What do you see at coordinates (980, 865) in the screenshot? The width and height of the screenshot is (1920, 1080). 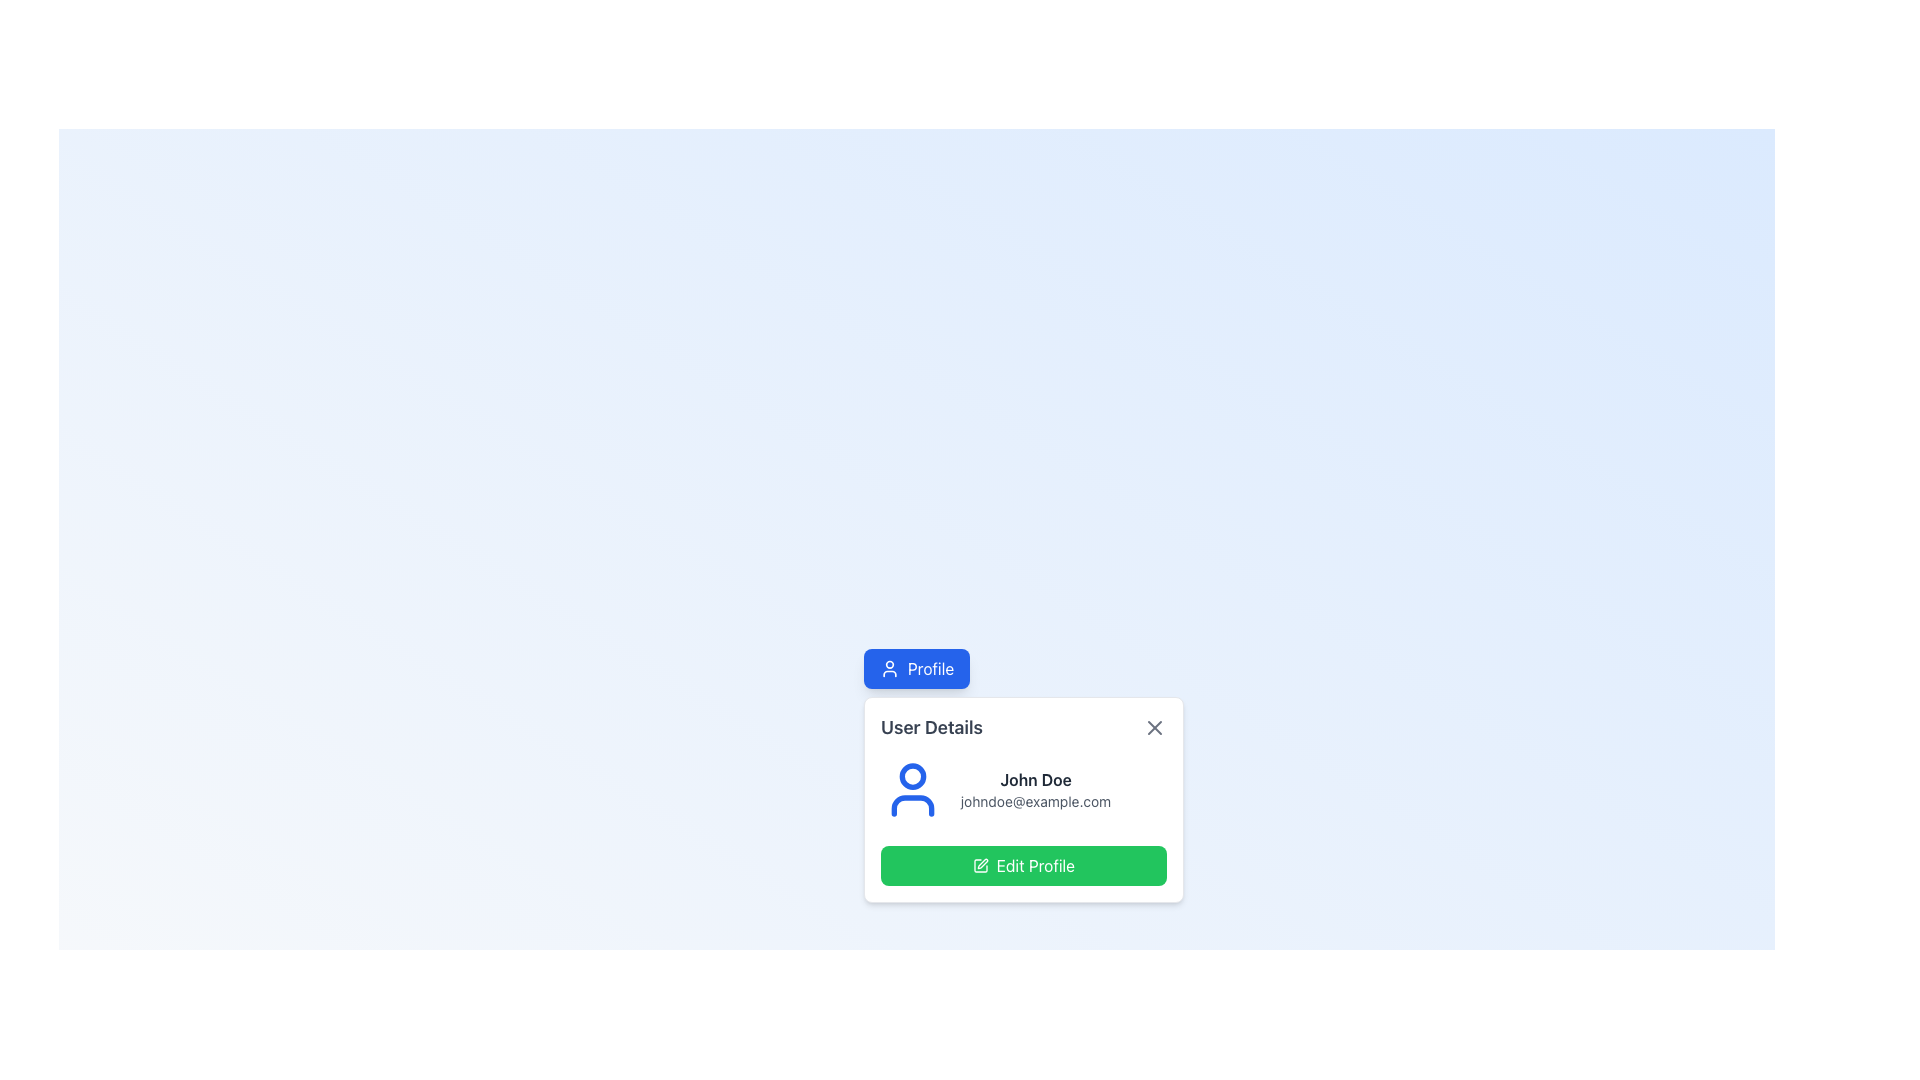 I see `the small, square-shaped pen icon located on the left side of the green button labeled 'Edit Profile'` at bounding box center [980, 865].